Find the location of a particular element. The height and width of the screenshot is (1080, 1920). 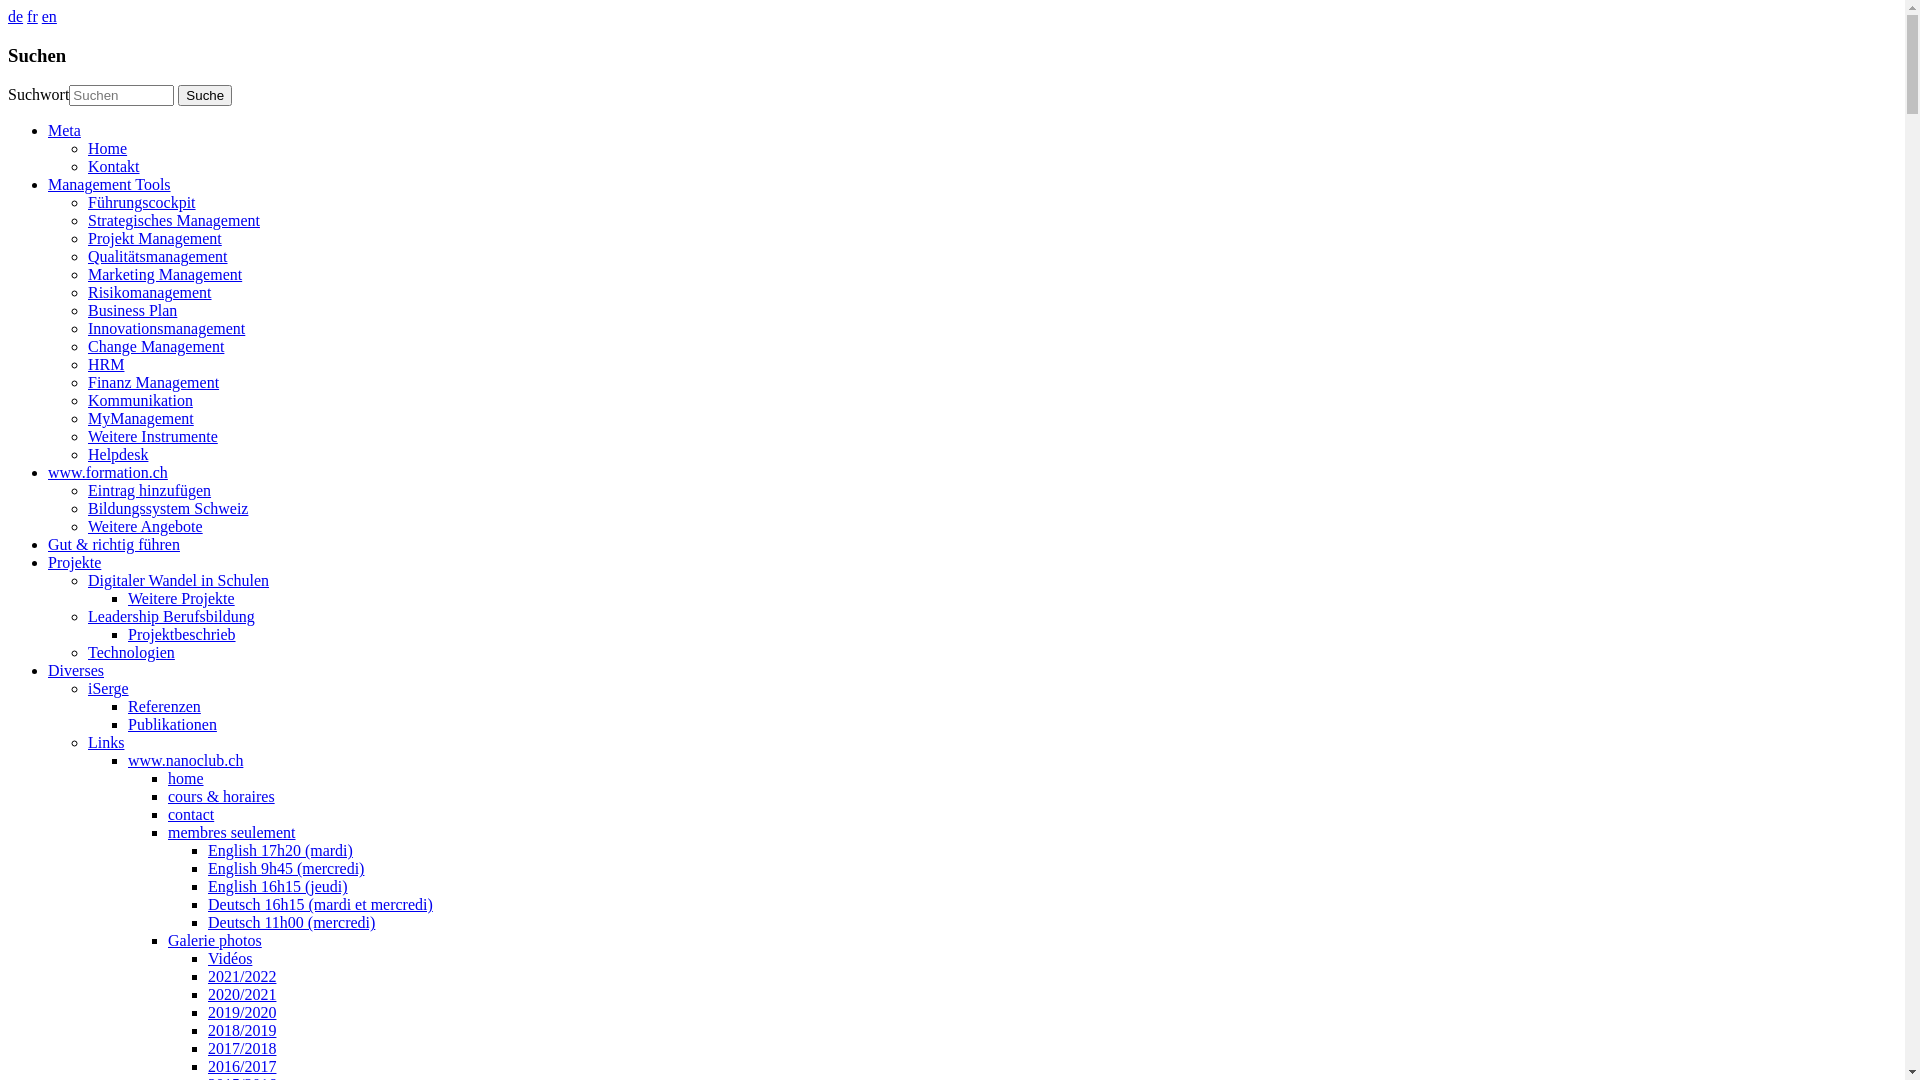

'English 9h45 (mercredi)' is located at coordinates (285, 867).